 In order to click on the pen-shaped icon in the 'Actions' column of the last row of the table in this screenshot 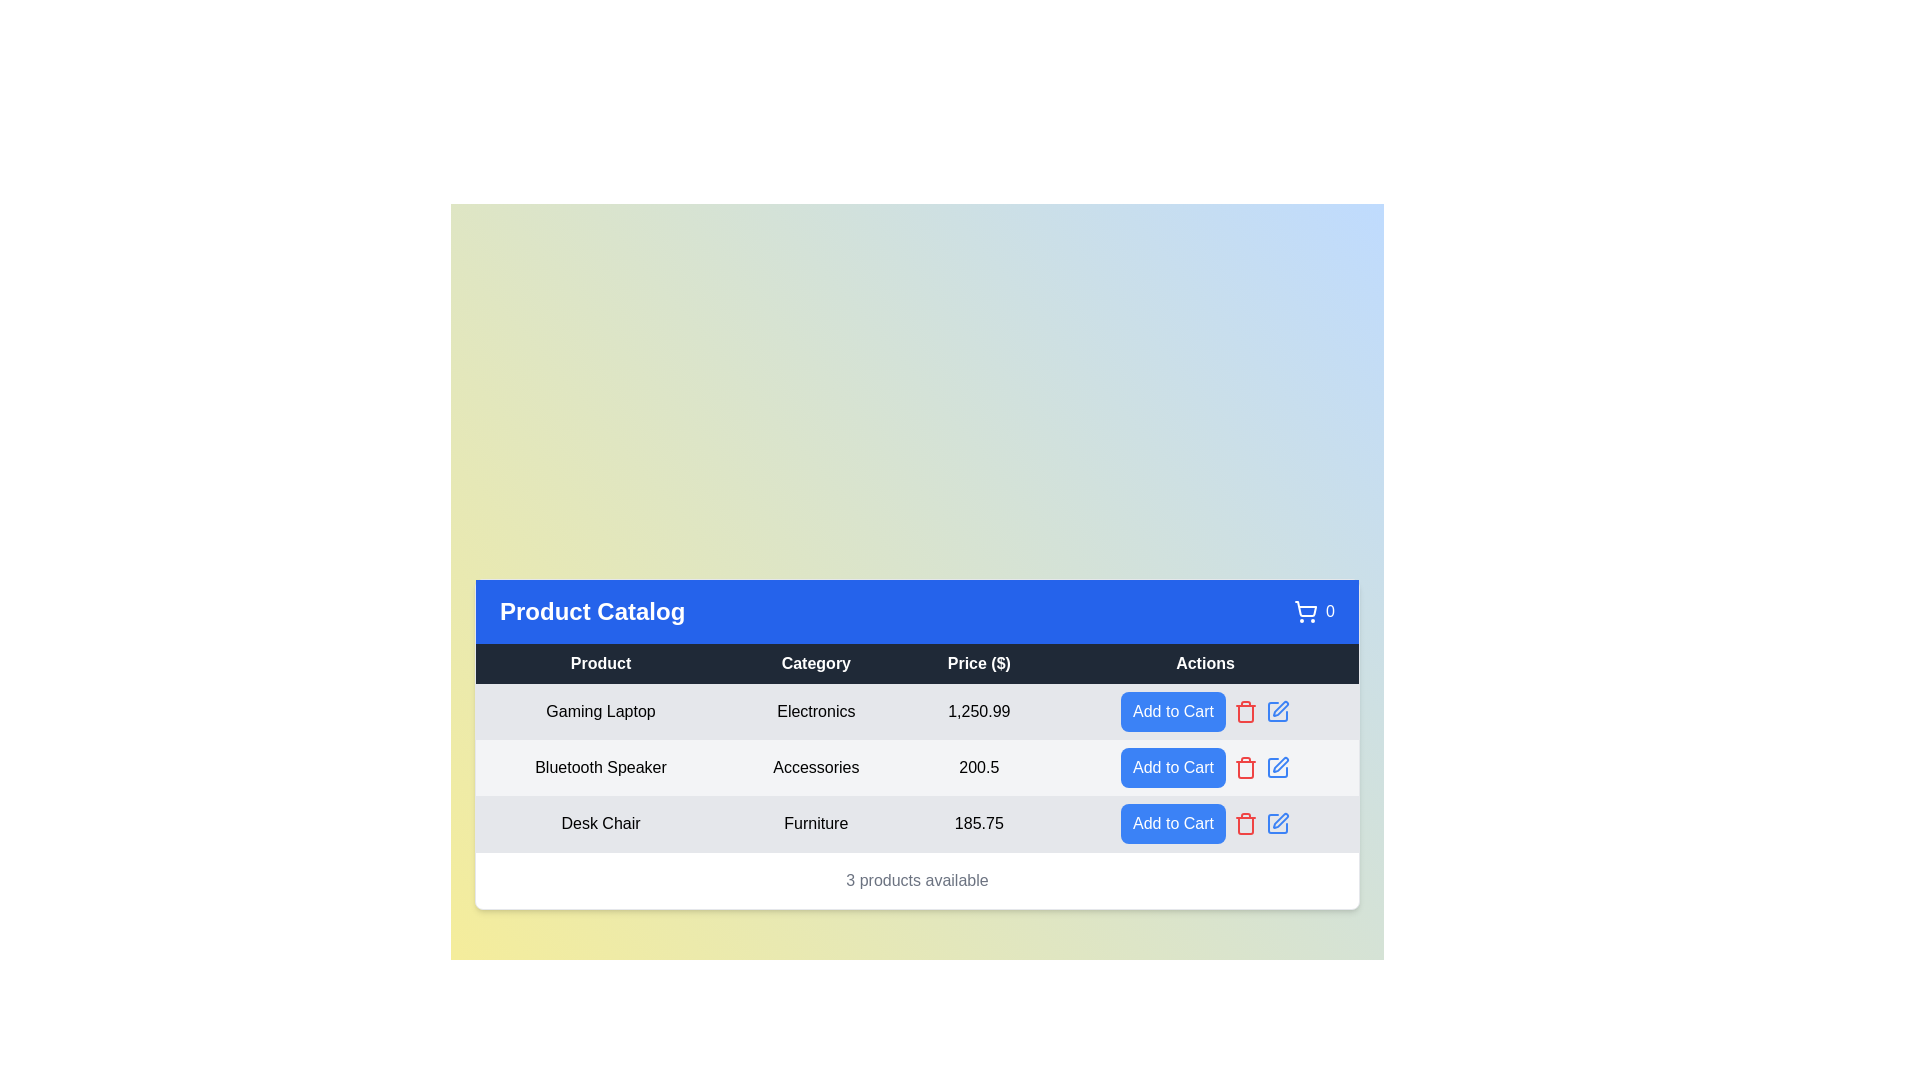, I will do `click(1280, 707)`.